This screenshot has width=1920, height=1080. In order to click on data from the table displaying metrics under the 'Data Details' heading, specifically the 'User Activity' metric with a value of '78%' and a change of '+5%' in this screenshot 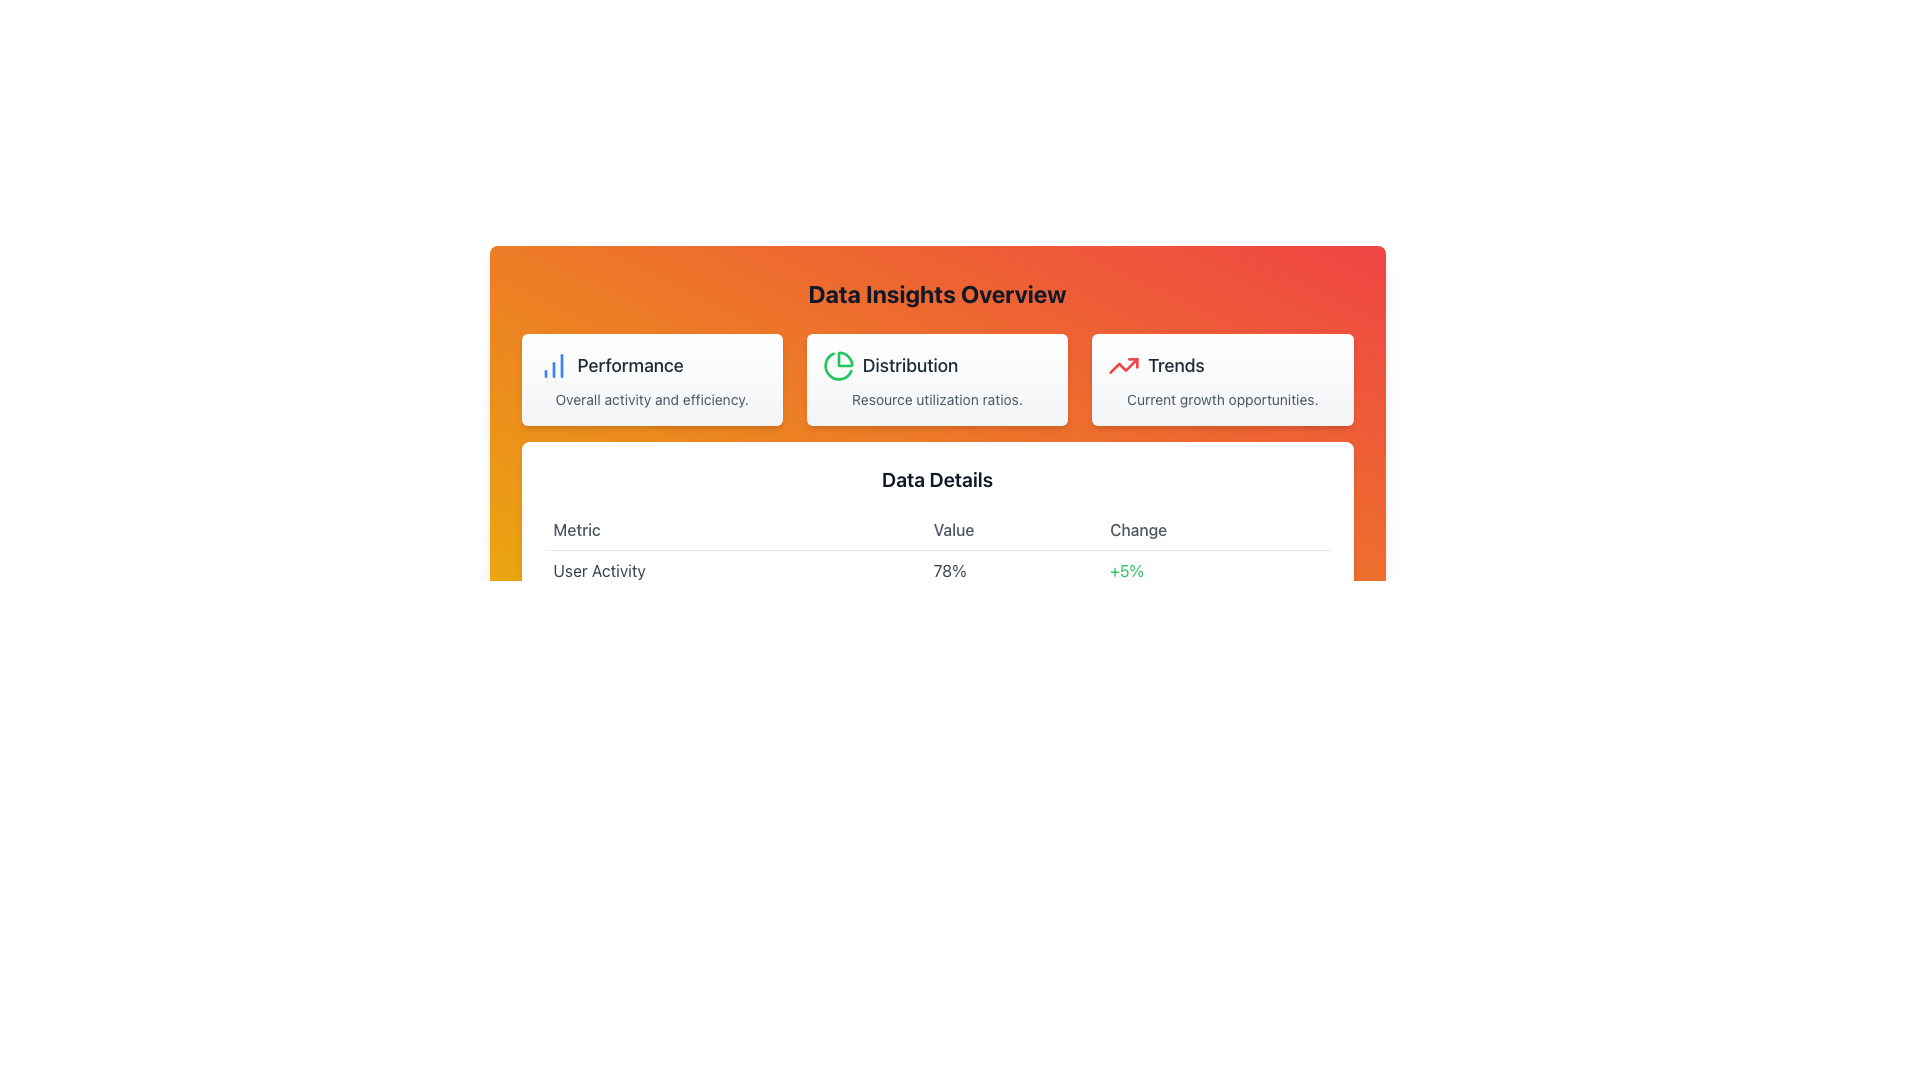, I will do `click(936, 570)`.